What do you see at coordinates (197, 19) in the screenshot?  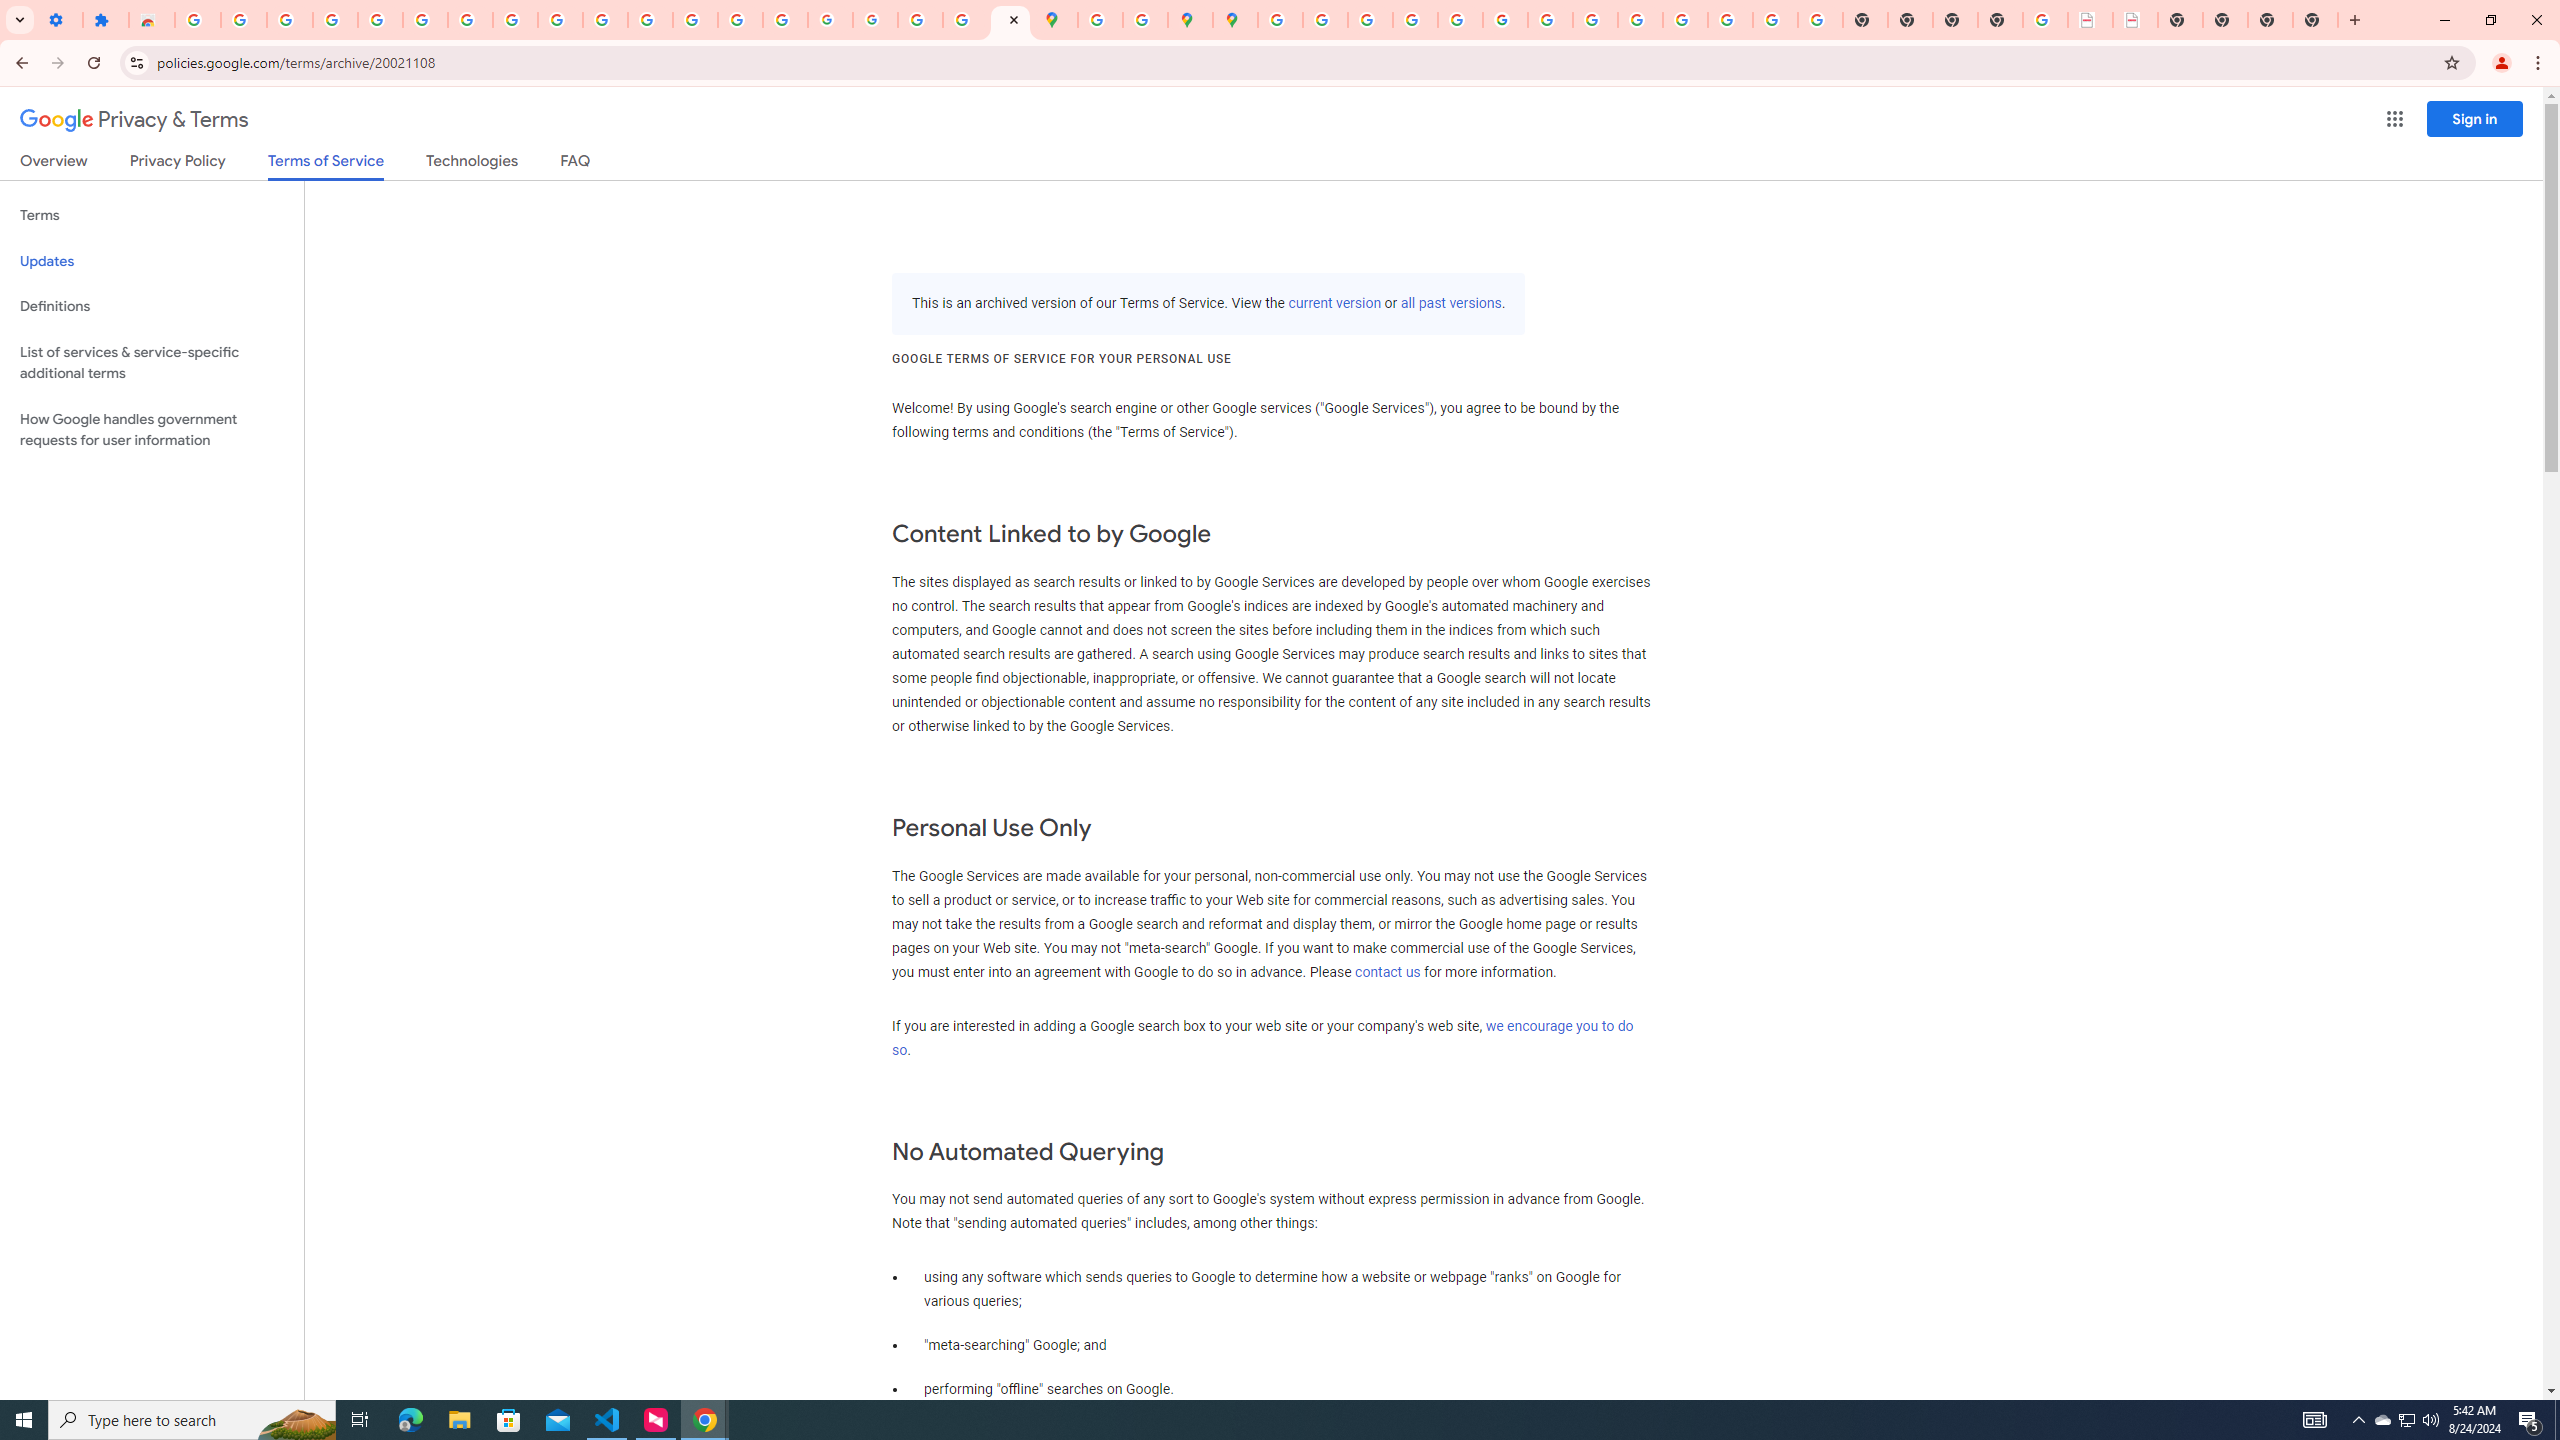 I see `'Sign in - Google Accounts'` at bounding box center [197, 19].